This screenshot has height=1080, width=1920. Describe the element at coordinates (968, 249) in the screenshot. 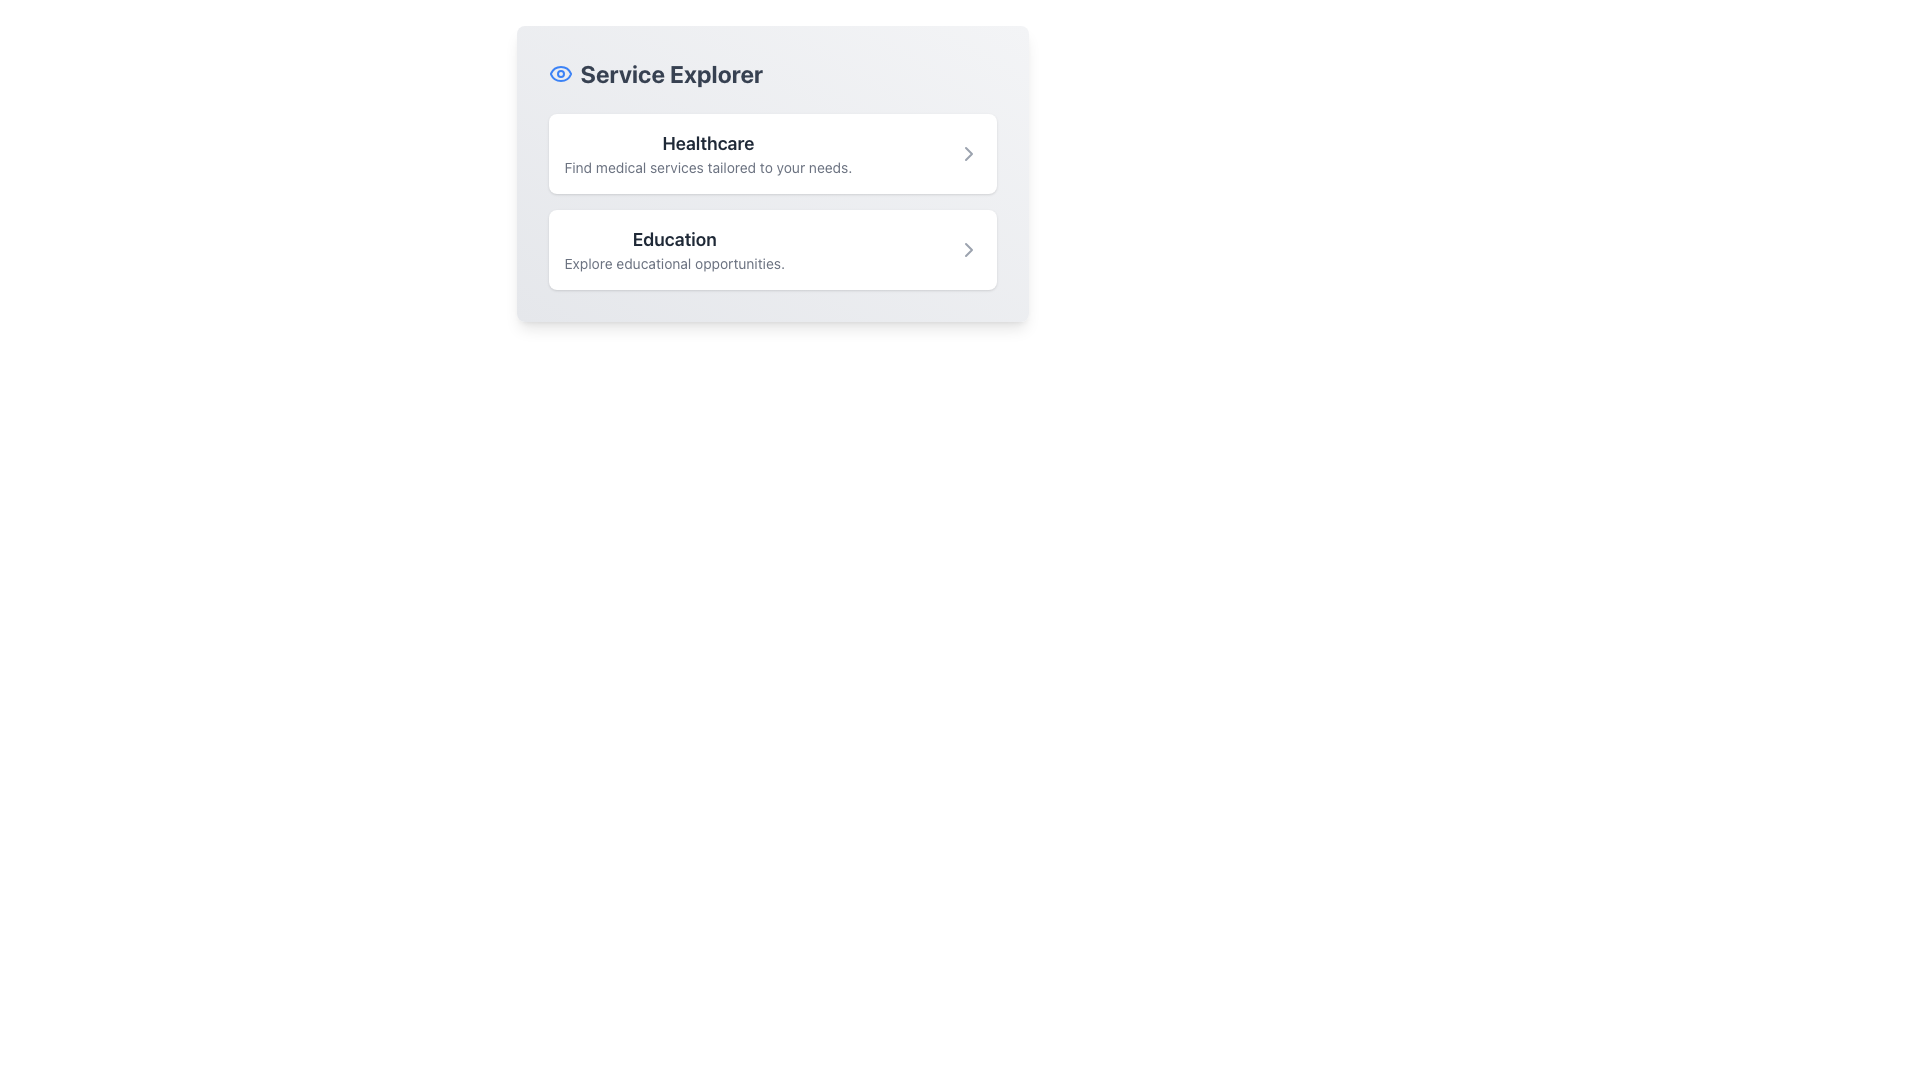

I see `the small, right-pointing chevron arrow icon with a light gray stroke, located at the far right of the 'Education' section box, horizontally aligned with the 'Education' text` at that location.